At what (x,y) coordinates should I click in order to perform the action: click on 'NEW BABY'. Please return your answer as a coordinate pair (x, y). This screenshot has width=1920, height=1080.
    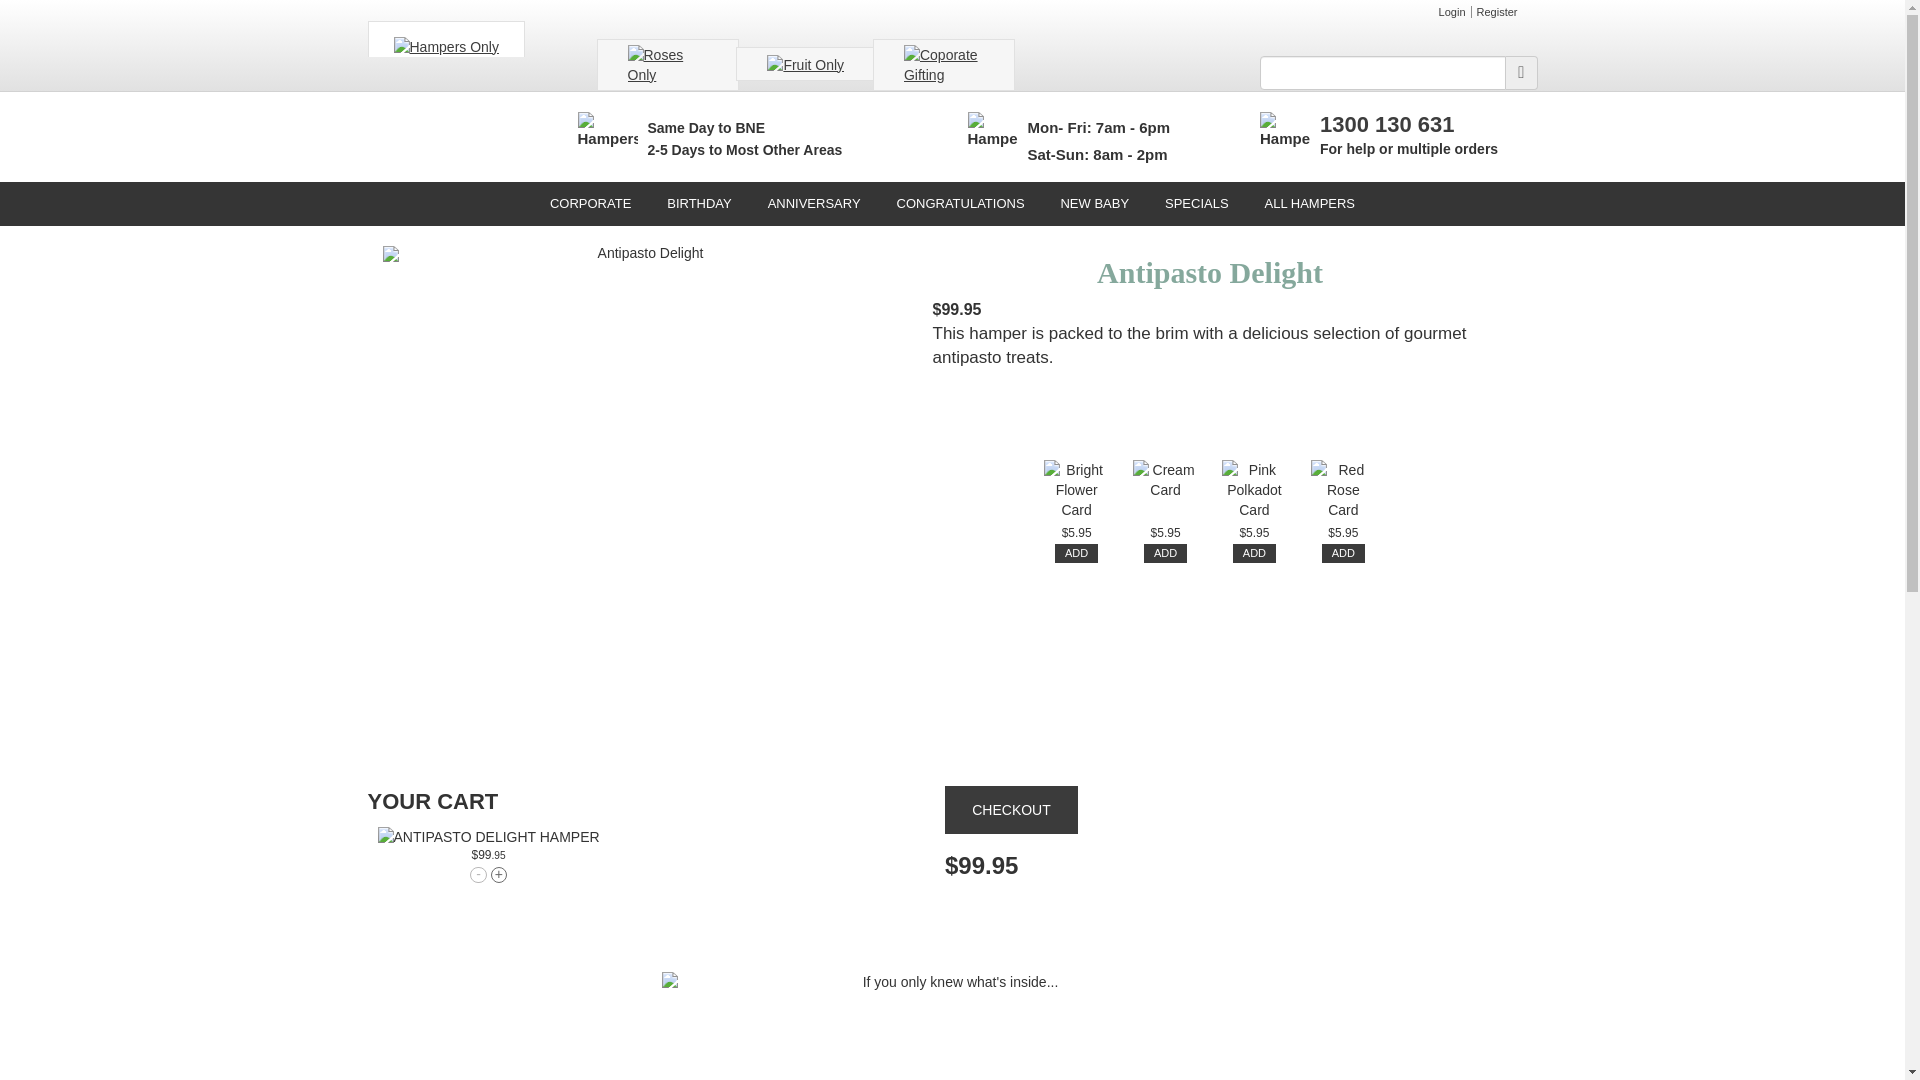
    Looking at the image, I should click on (1093, 204).